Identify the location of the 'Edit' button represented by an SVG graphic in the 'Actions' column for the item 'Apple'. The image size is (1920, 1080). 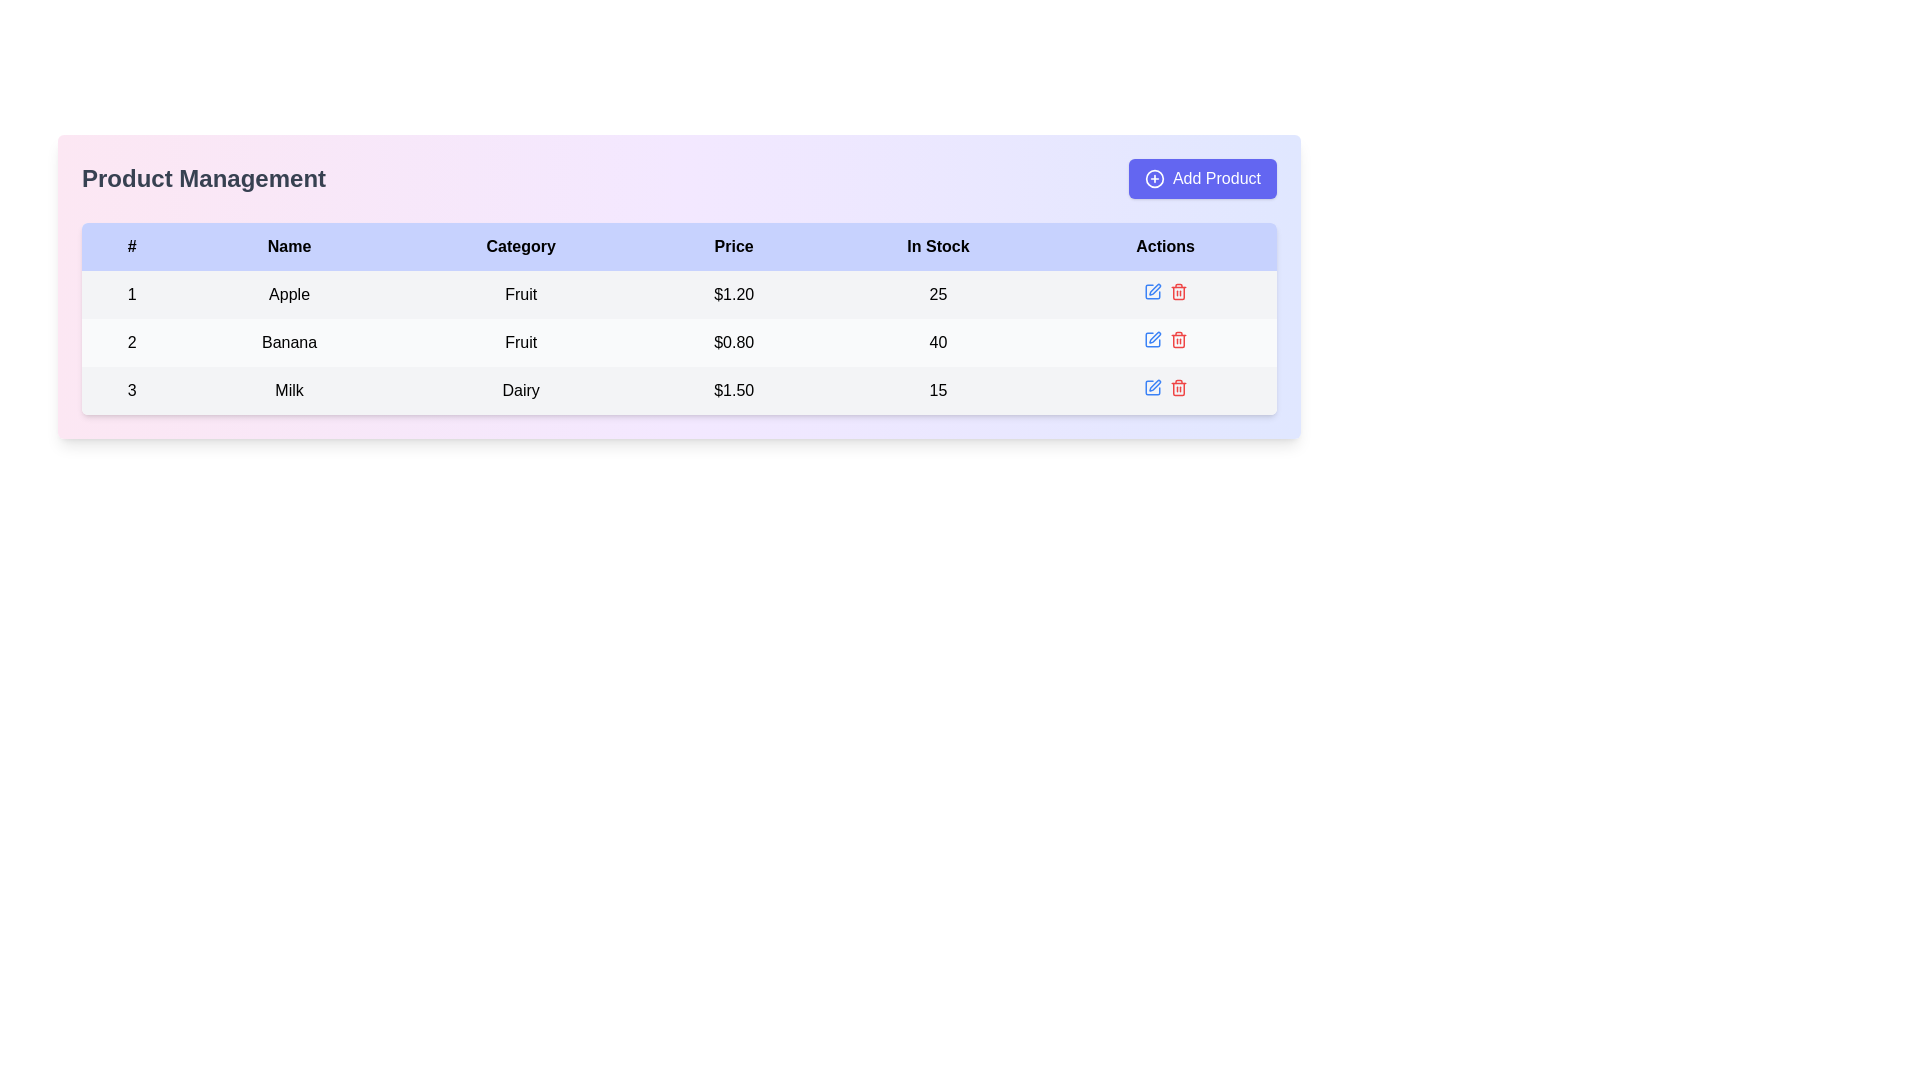
(1154, 289).